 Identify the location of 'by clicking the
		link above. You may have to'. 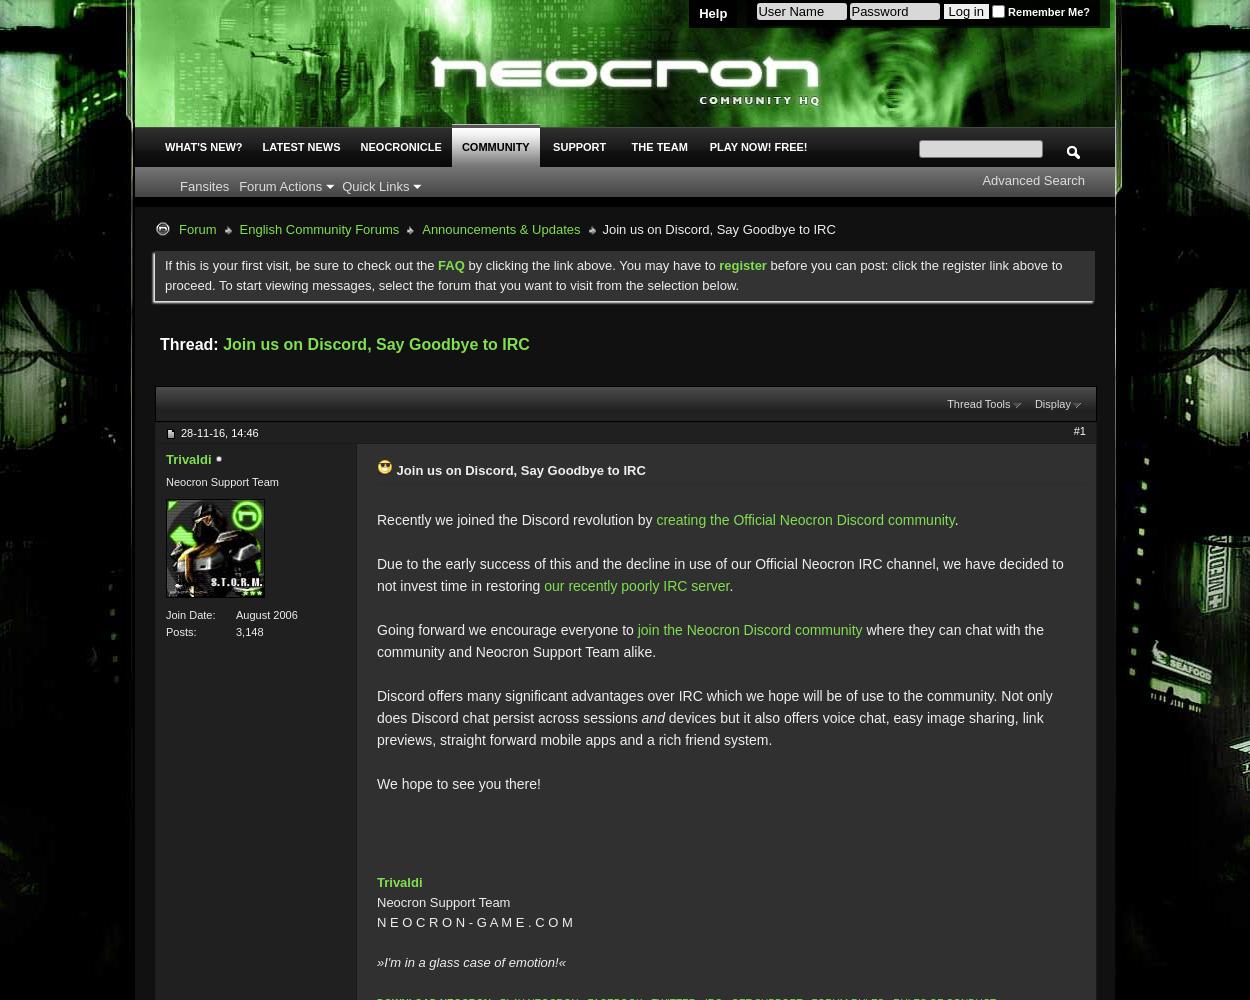
(590, 265).